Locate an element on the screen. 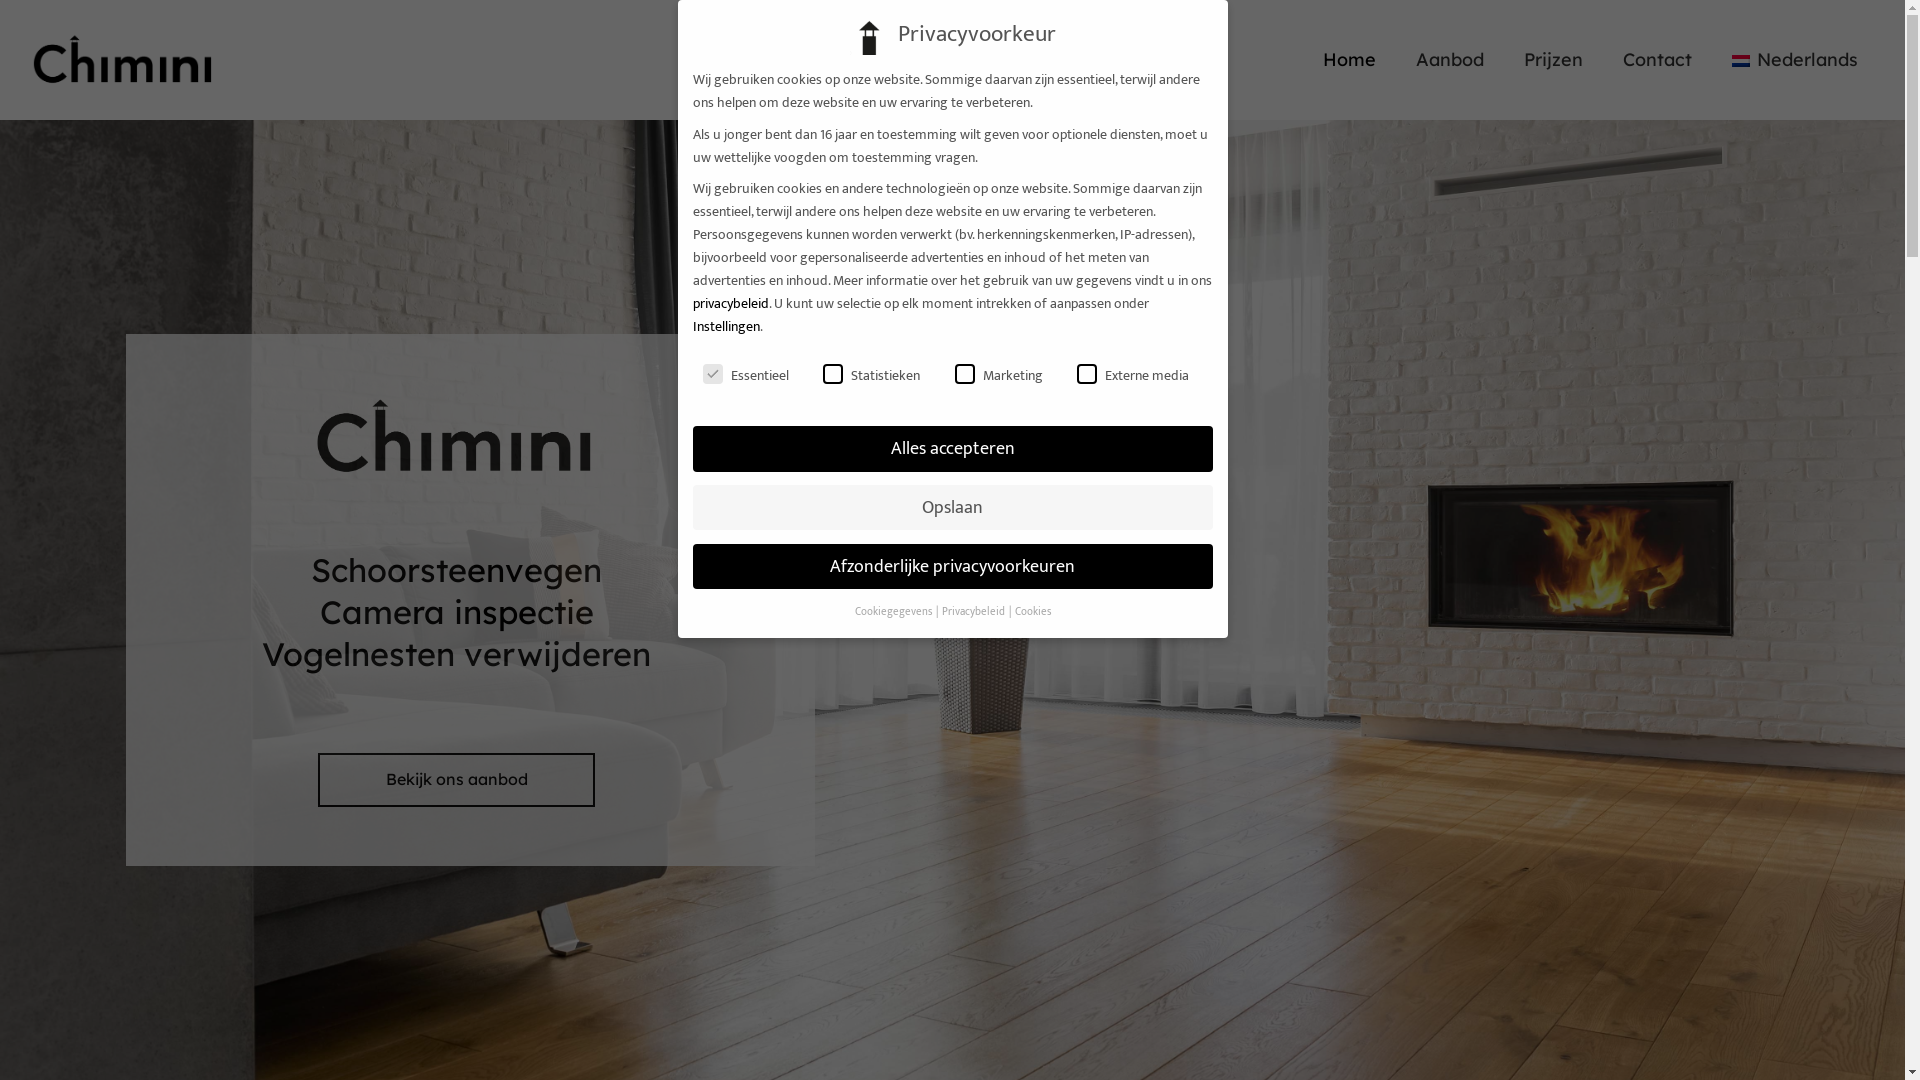 Image resolution: width=1920 pixels, height=1080 pixels. 'Contact' is located at coordinates (1657, 59).